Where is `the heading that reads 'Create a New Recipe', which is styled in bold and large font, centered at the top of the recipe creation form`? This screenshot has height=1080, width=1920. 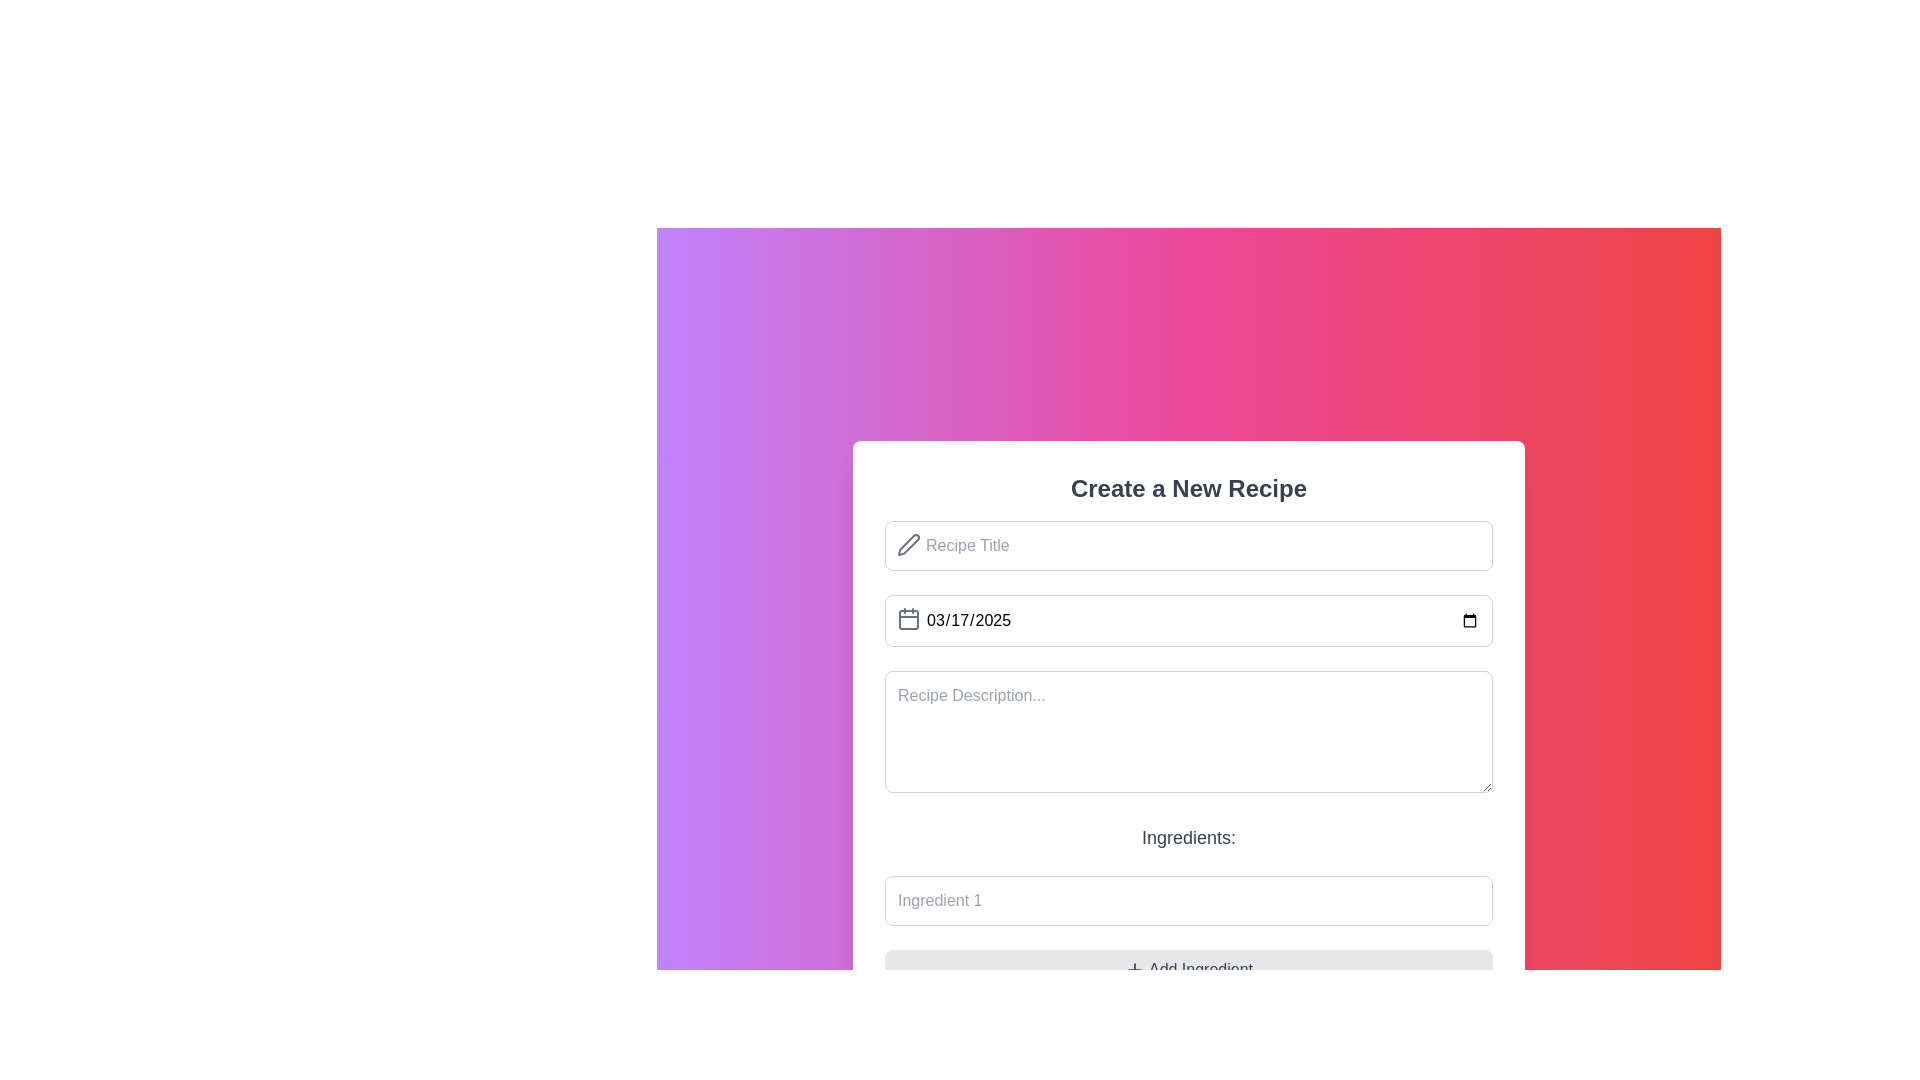
the heading that reads 'Create a New Recipe', which is styled in bold and large font, centered at the top of the recipe creation form is located at coordinates (1189, 489).